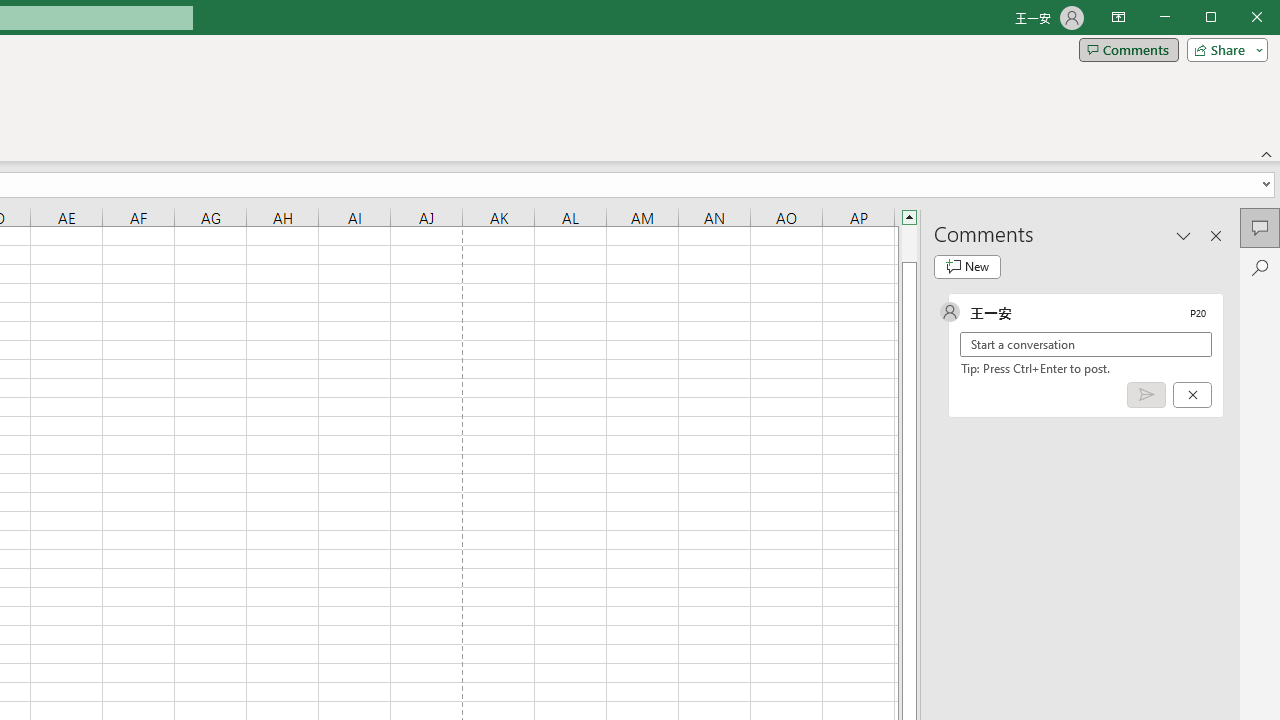  Describe the element at coordinates (1238, 19) in the screenshot. I see `'Maximize'` at that location.